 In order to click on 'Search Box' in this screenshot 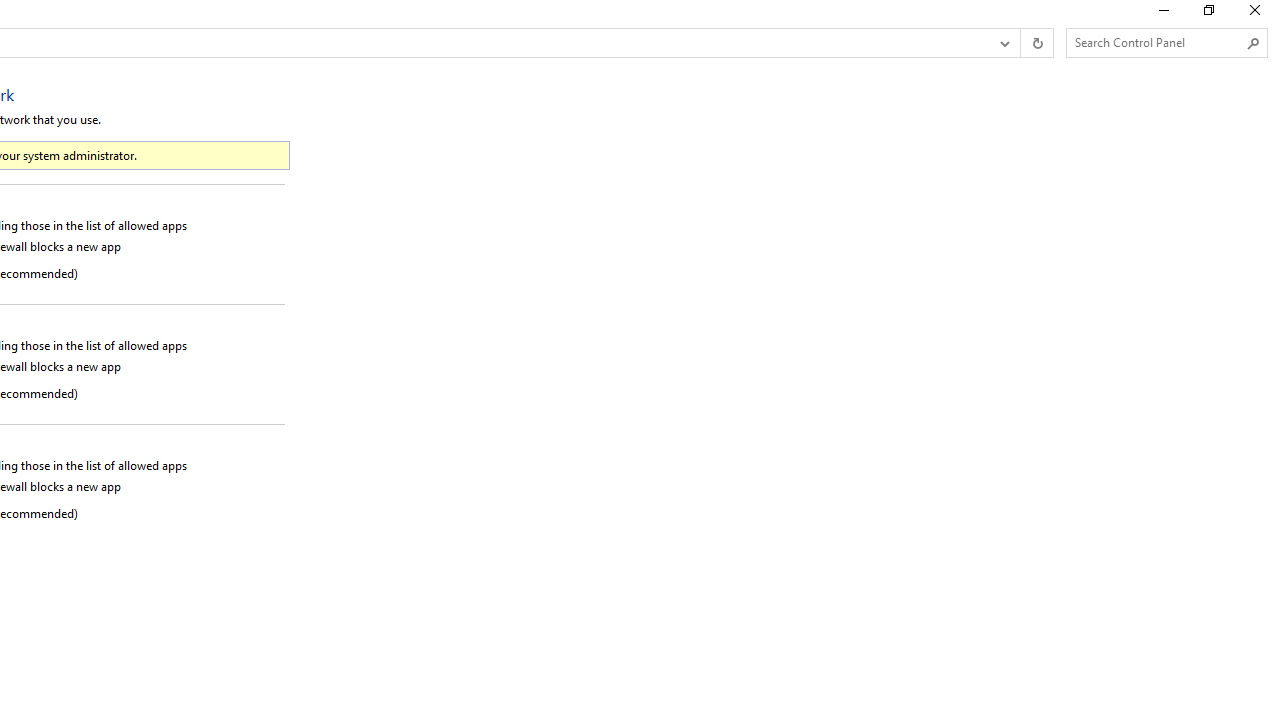, I will do `click(1157, 42)`.